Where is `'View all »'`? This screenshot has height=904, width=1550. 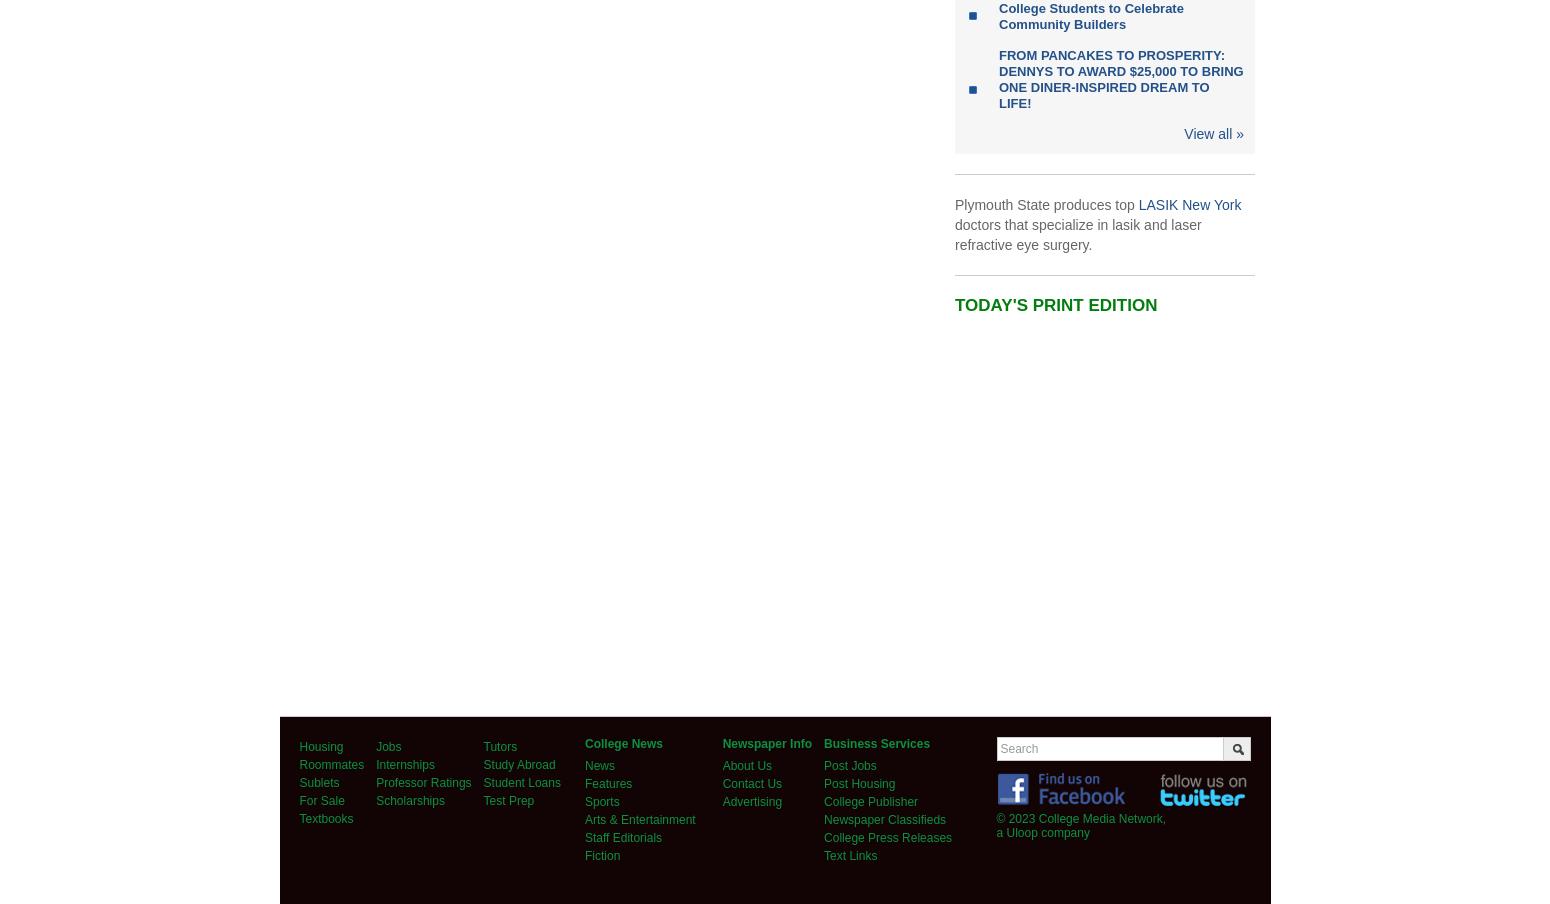
'View all »' is located at coordinates (1213, 132).